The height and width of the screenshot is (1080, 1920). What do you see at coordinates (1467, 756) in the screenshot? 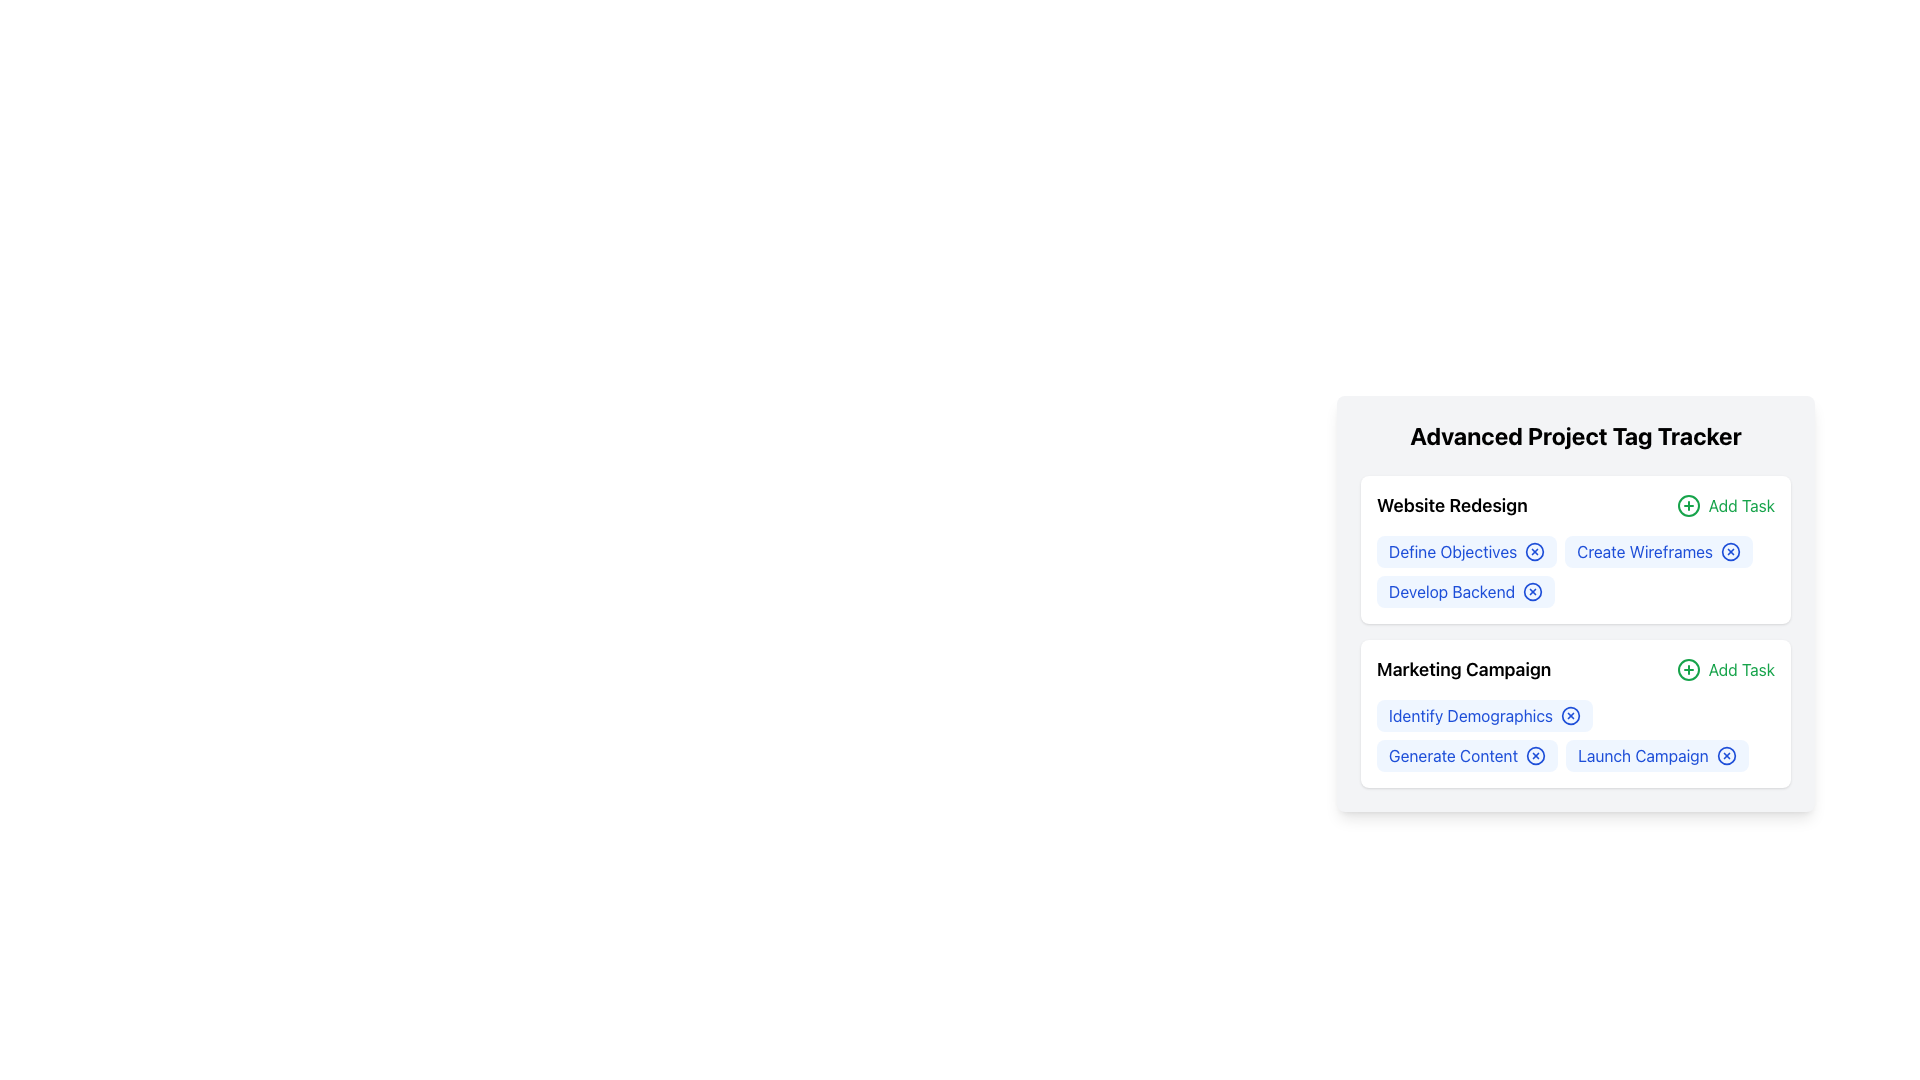
I see `the 'X' delete icon on the 'Generate Content' button` at bounding box center [1467, 756].